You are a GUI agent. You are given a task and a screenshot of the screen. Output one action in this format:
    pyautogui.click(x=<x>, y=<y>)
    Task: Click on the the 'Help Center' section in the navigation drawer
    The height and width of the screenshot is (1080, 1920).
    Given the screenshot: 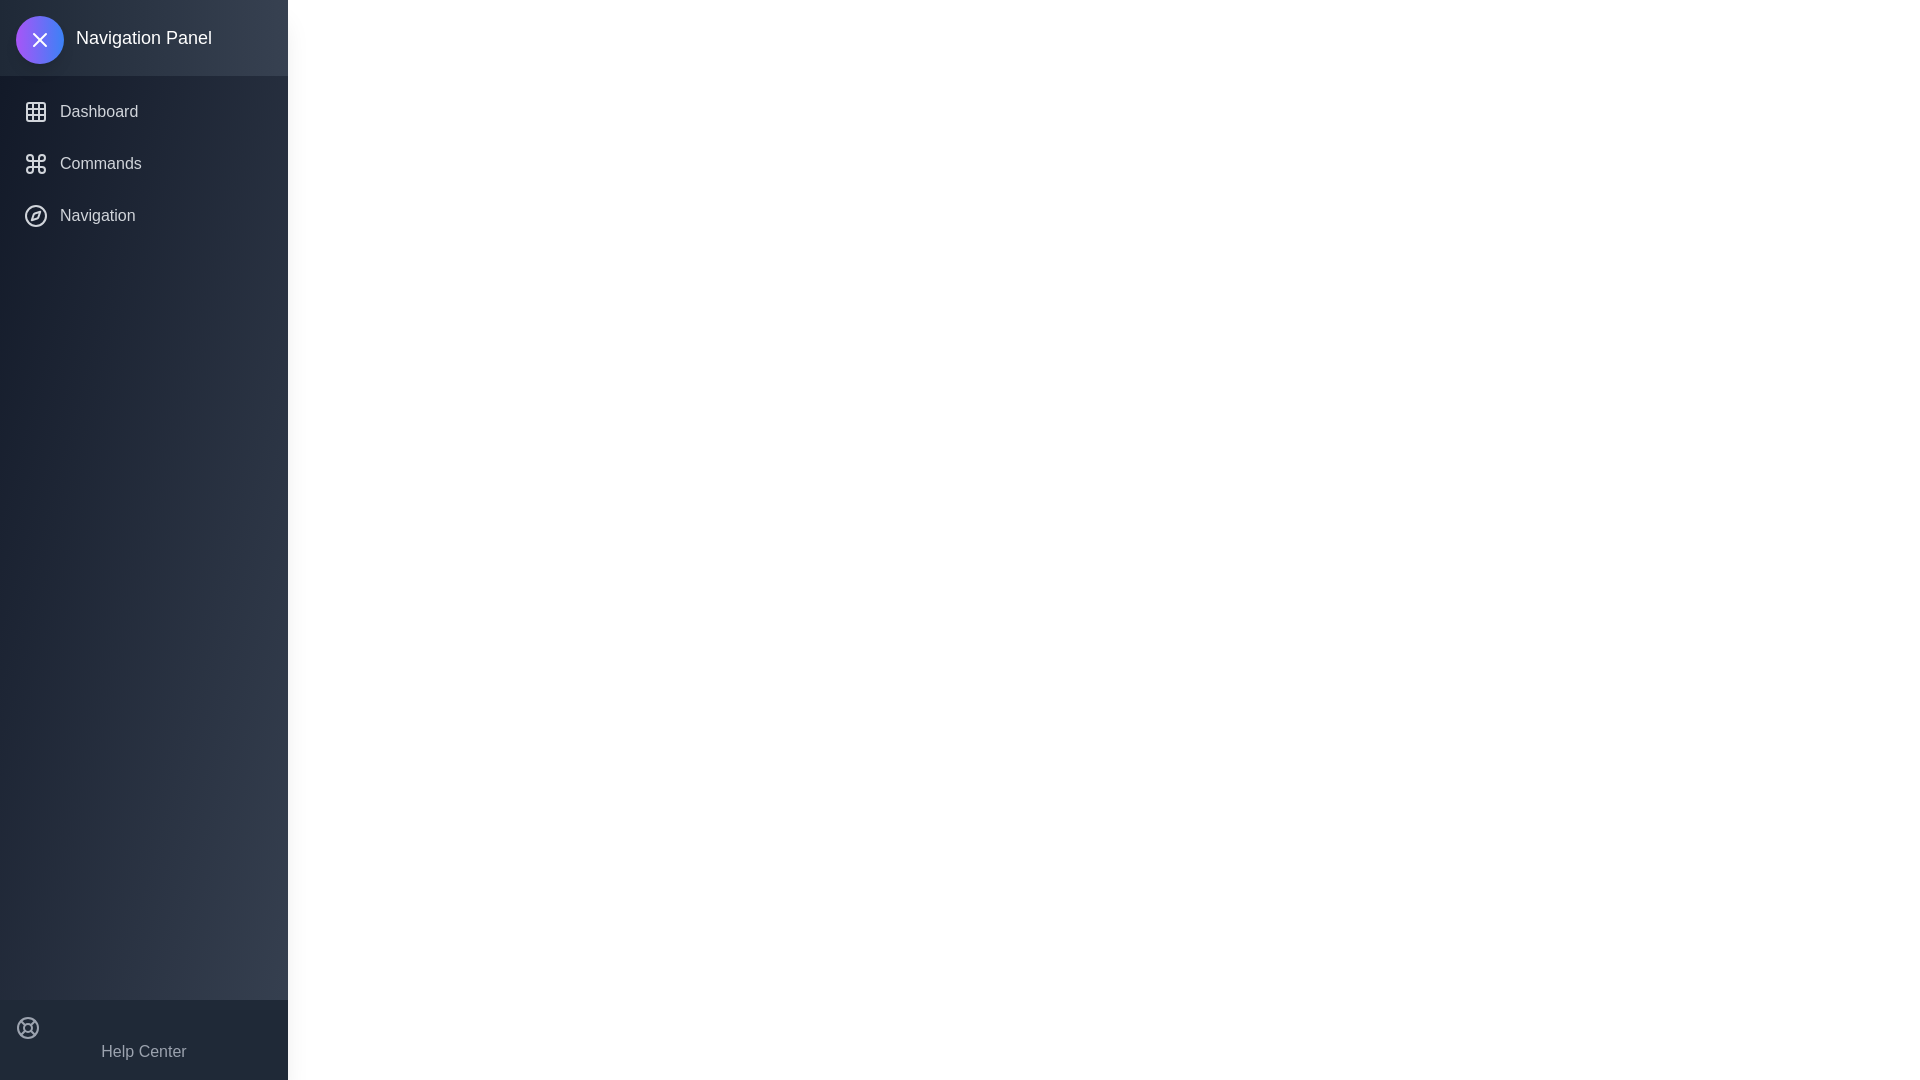 What is the action you would take?
    pyautogui.click(x=143, y=1039)
    